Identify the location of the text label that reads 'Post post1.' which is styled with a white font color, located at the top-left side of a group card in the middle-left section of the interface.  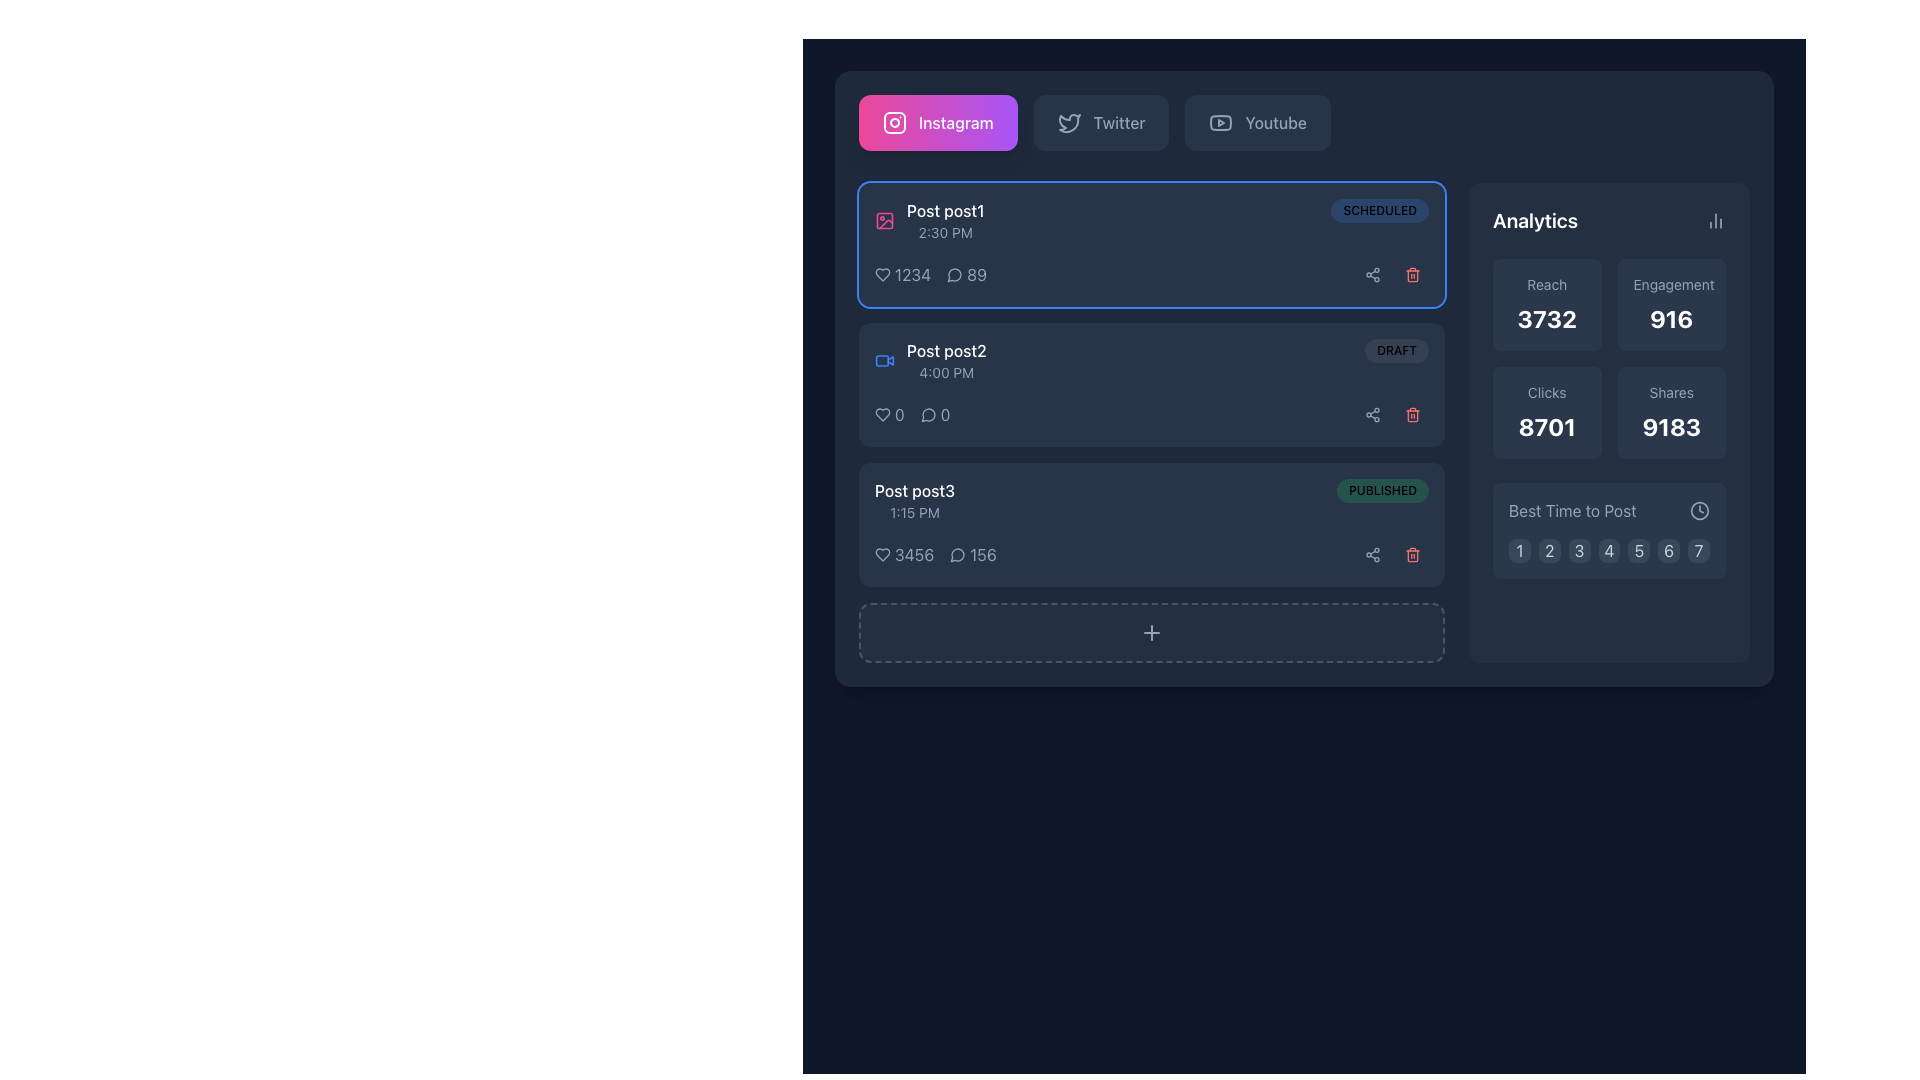
(944, 211).